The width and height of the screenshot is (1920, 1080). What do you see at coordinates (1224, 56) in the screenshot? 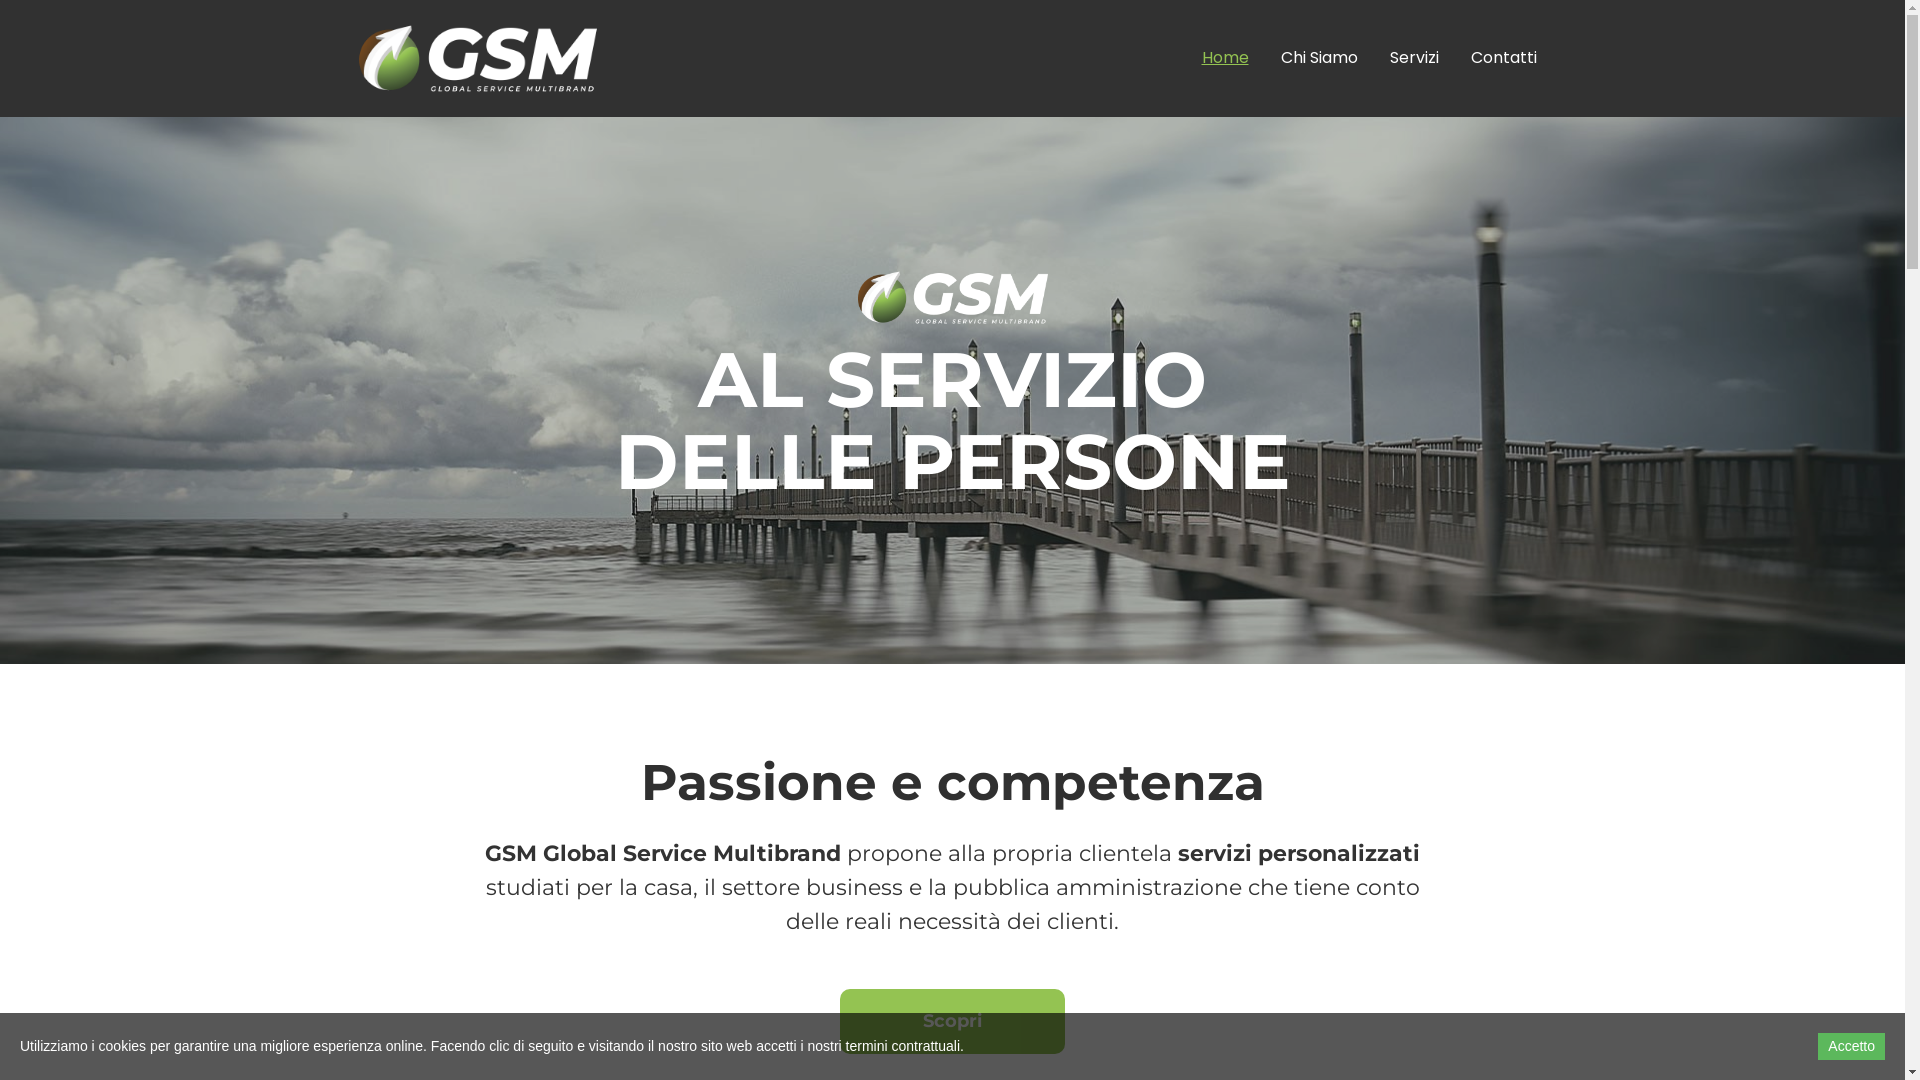
I see `'Home'` at bounding box center [1224, 56].